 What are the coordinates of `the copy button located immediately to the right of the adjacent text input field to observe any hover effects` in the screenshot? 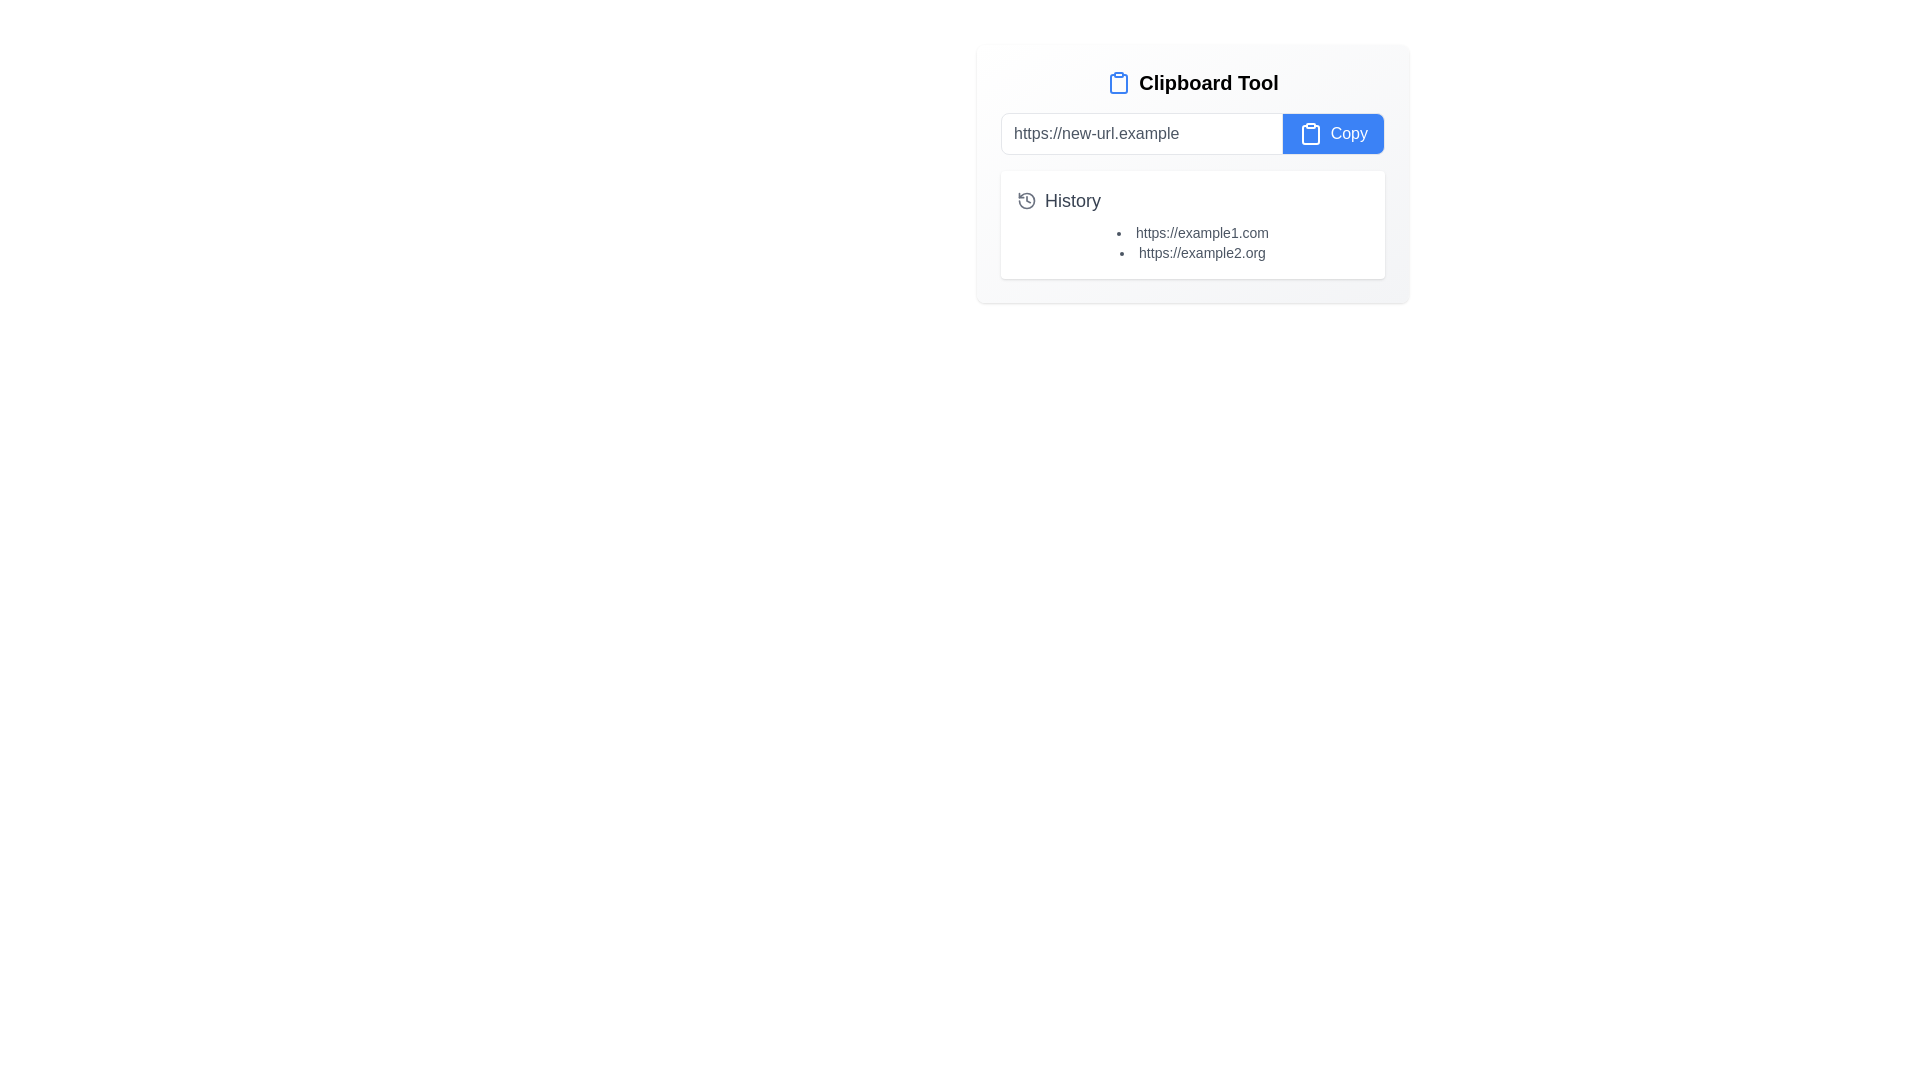 It's located at (1333, 134).